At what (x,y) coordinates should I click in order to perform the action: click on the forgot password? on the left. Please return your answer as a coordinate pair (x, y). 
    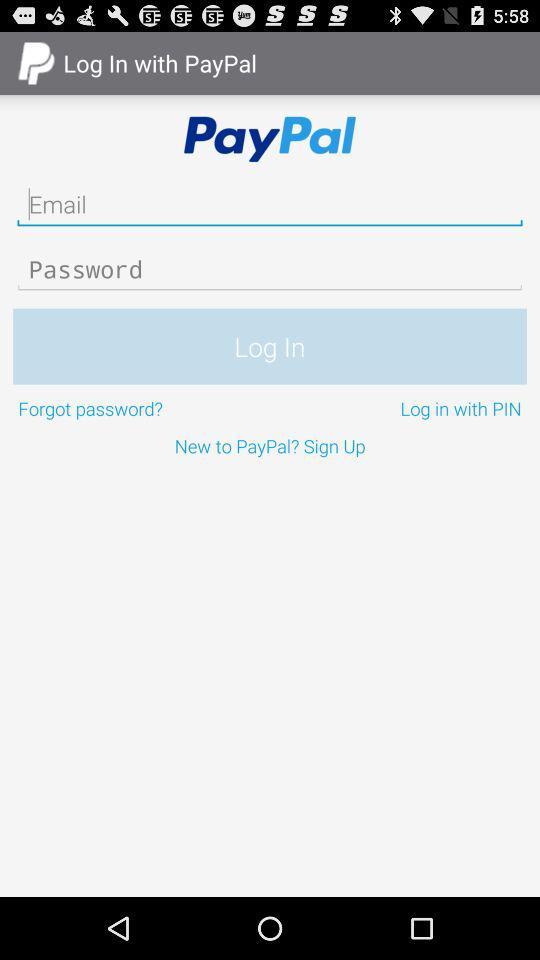
    Looking at the image, I should click on (140, 407).